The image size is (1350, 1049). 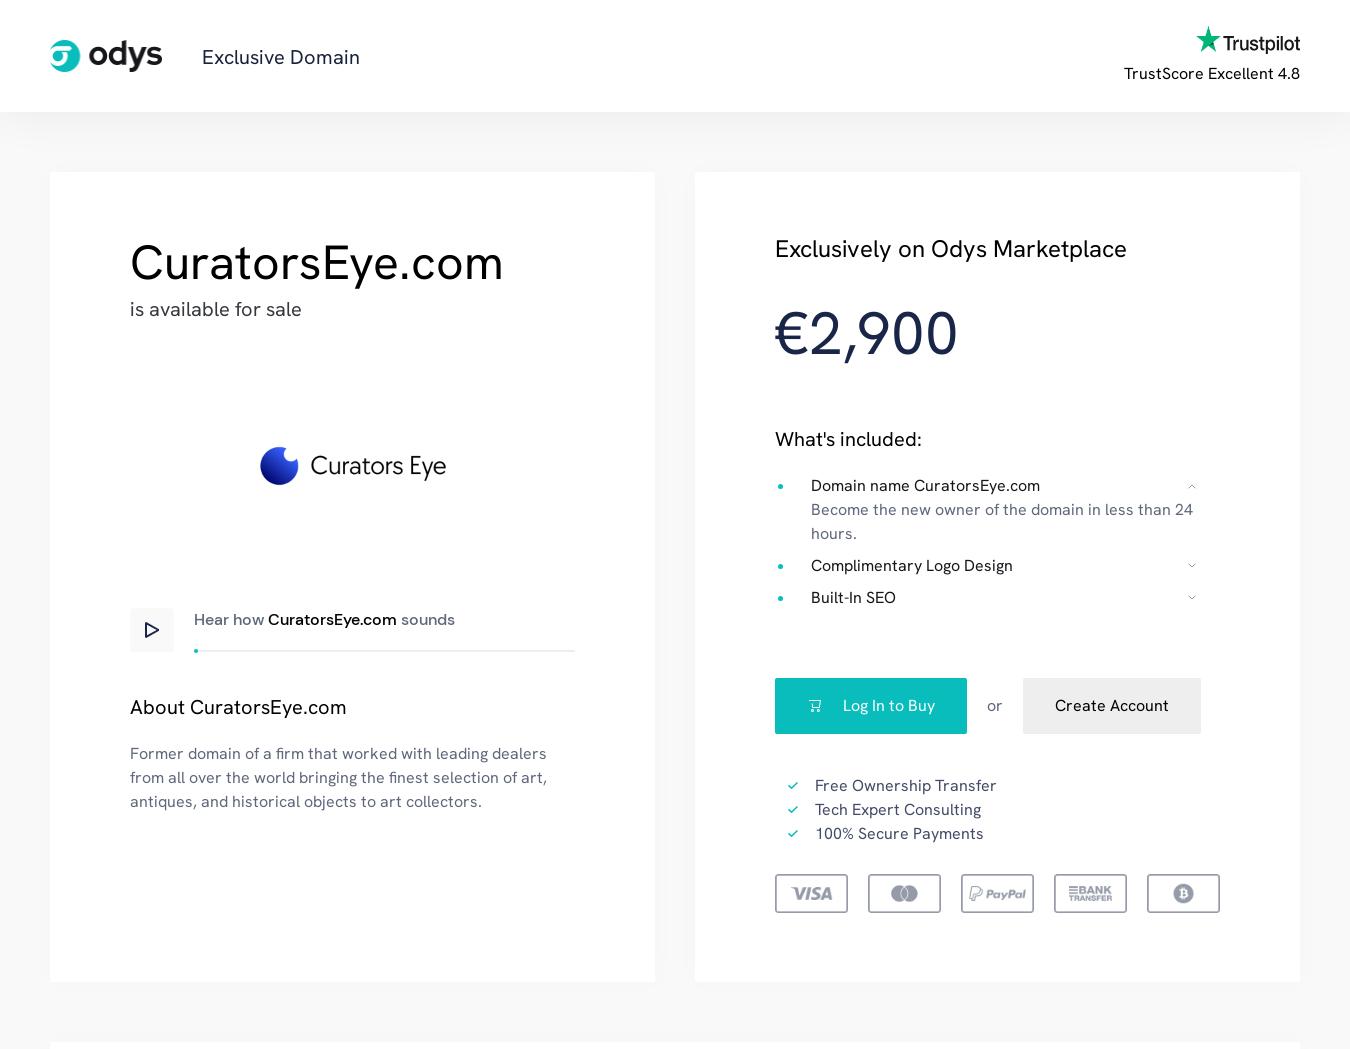 What do you see at coordinates (810, 519) in the screenshot?
I see `'Become the new owner of the domain in less than 24 hours.'` at bounding box center [810, 519].